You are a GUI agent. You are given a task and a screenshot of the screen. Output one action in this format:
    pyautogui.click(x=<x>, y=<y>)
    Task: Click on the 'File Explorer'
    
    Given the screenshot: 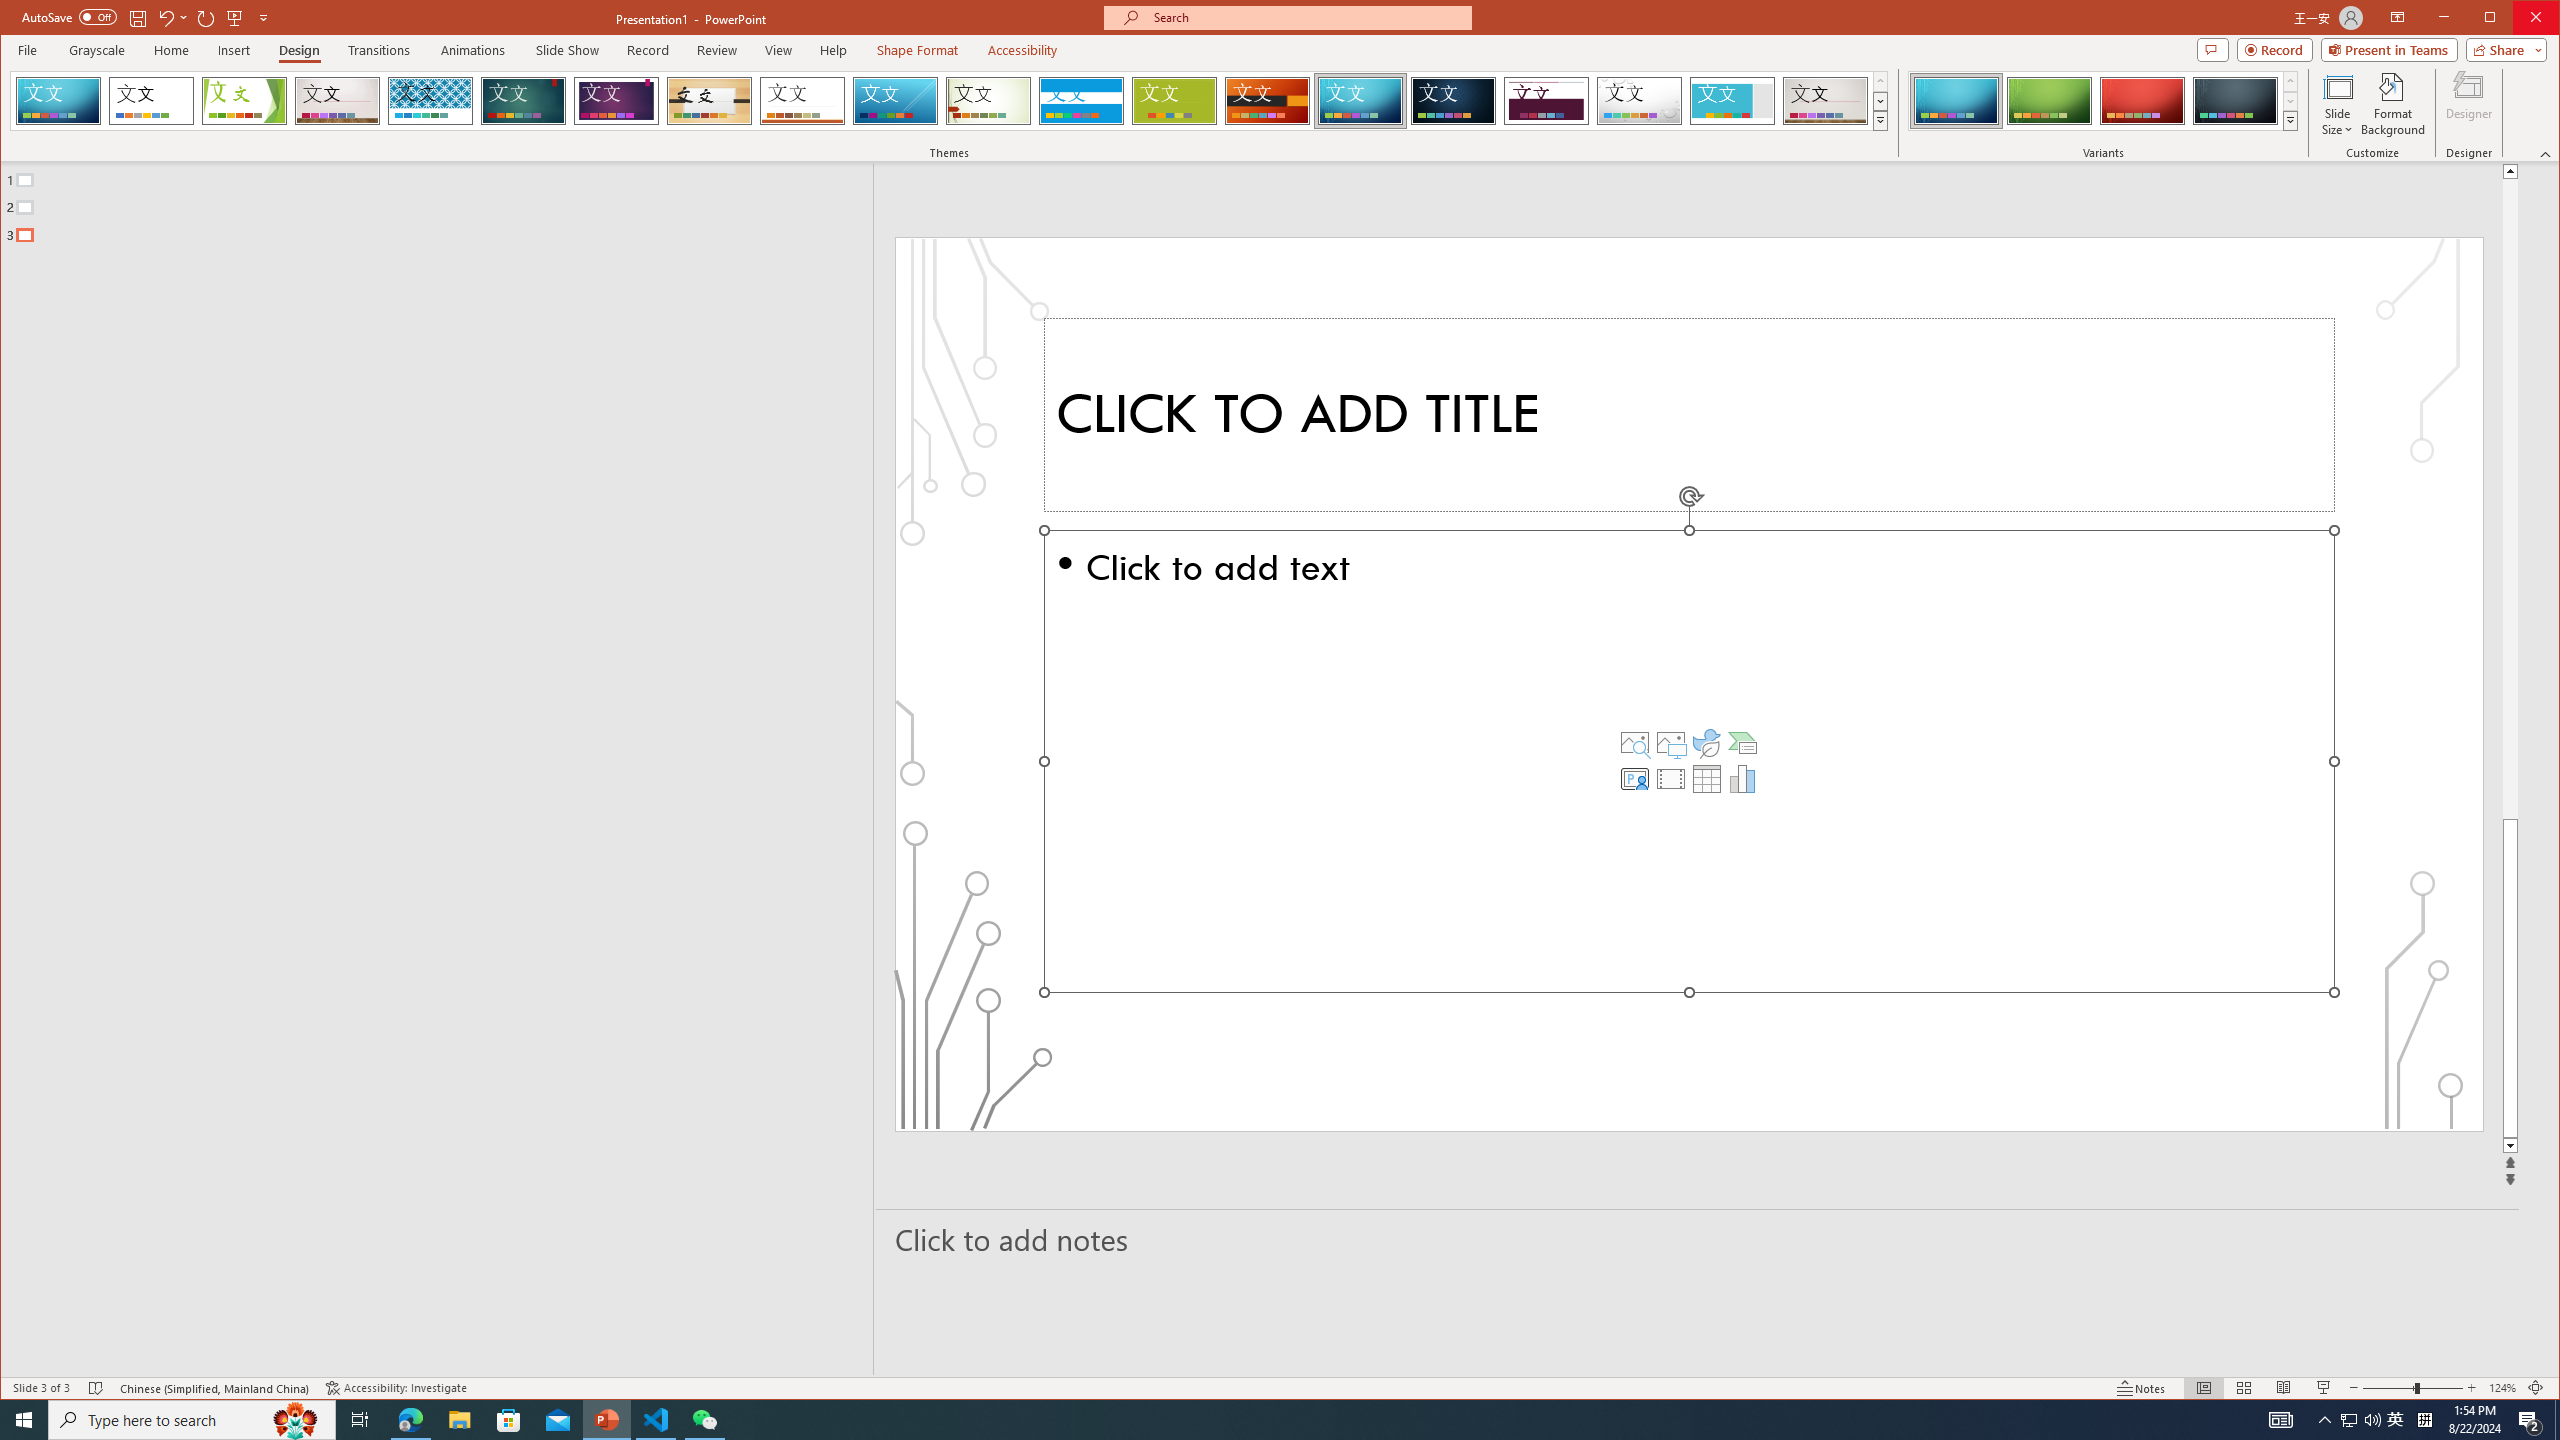 What is the action you would take?
    pyautogui.click(x=458, y=1418)
    